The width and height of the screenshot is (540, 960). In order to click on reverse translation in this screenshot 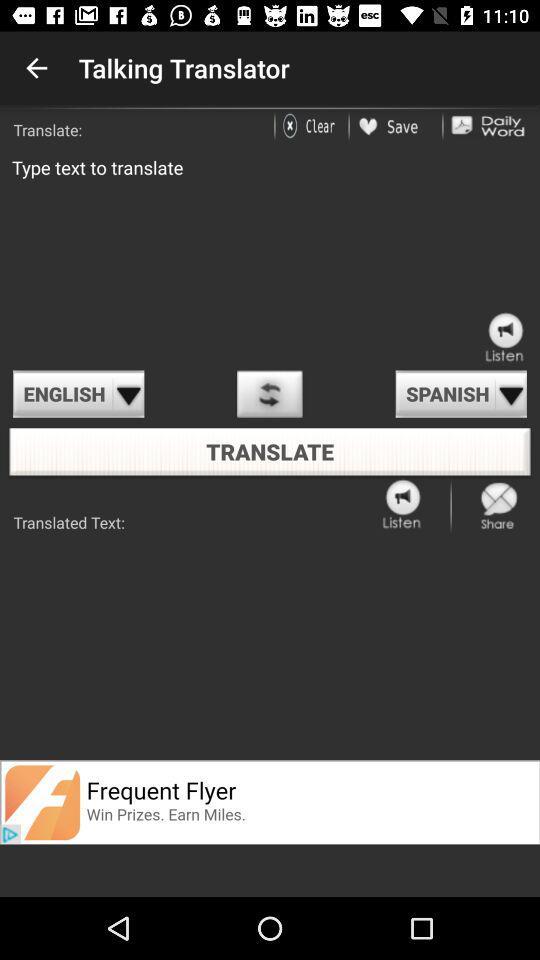, I will do `click(269, 393)`.